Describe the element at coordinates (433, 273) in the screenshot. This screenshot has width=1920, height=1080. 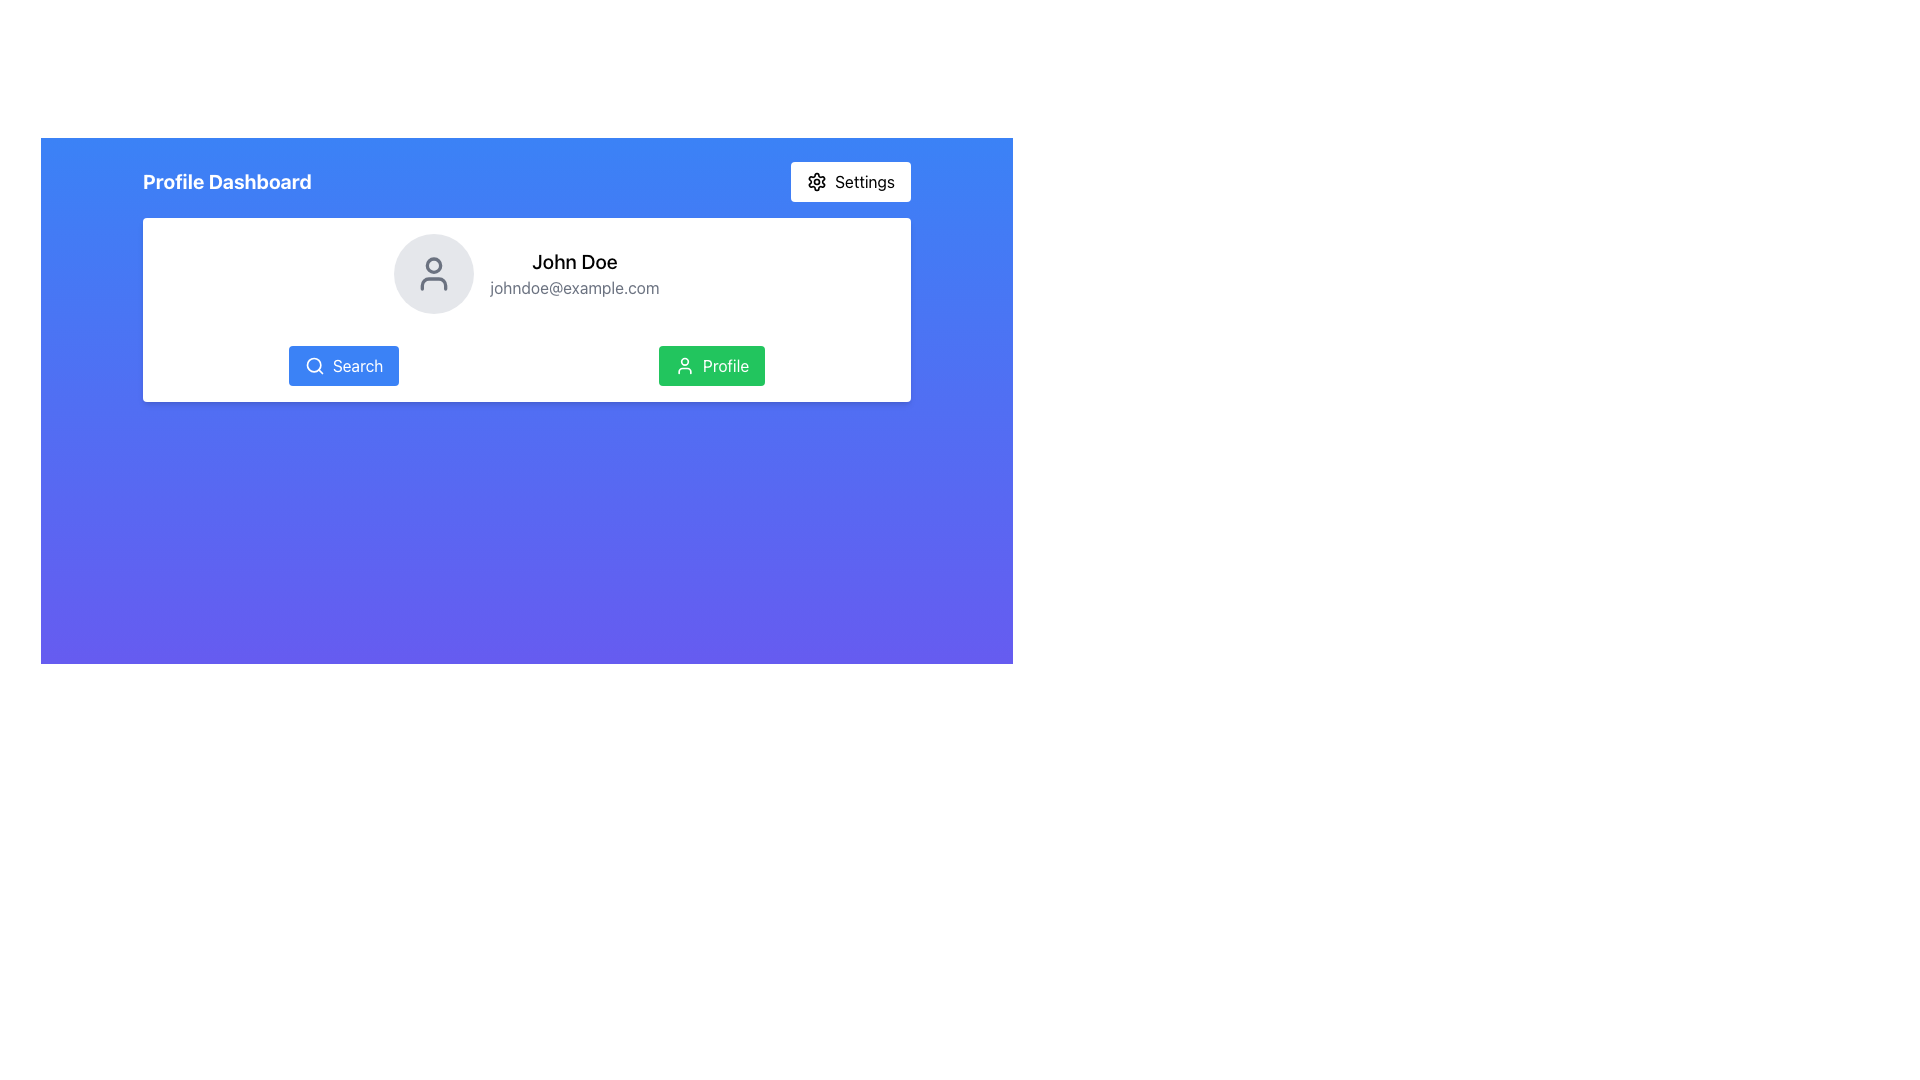
I see `the Avatar placeholder circle with user icon, which represents a user profile display area located near the center-left of the layout, immediately left of the text 'John Doe' and 'johndoe@example.com'` at that location.